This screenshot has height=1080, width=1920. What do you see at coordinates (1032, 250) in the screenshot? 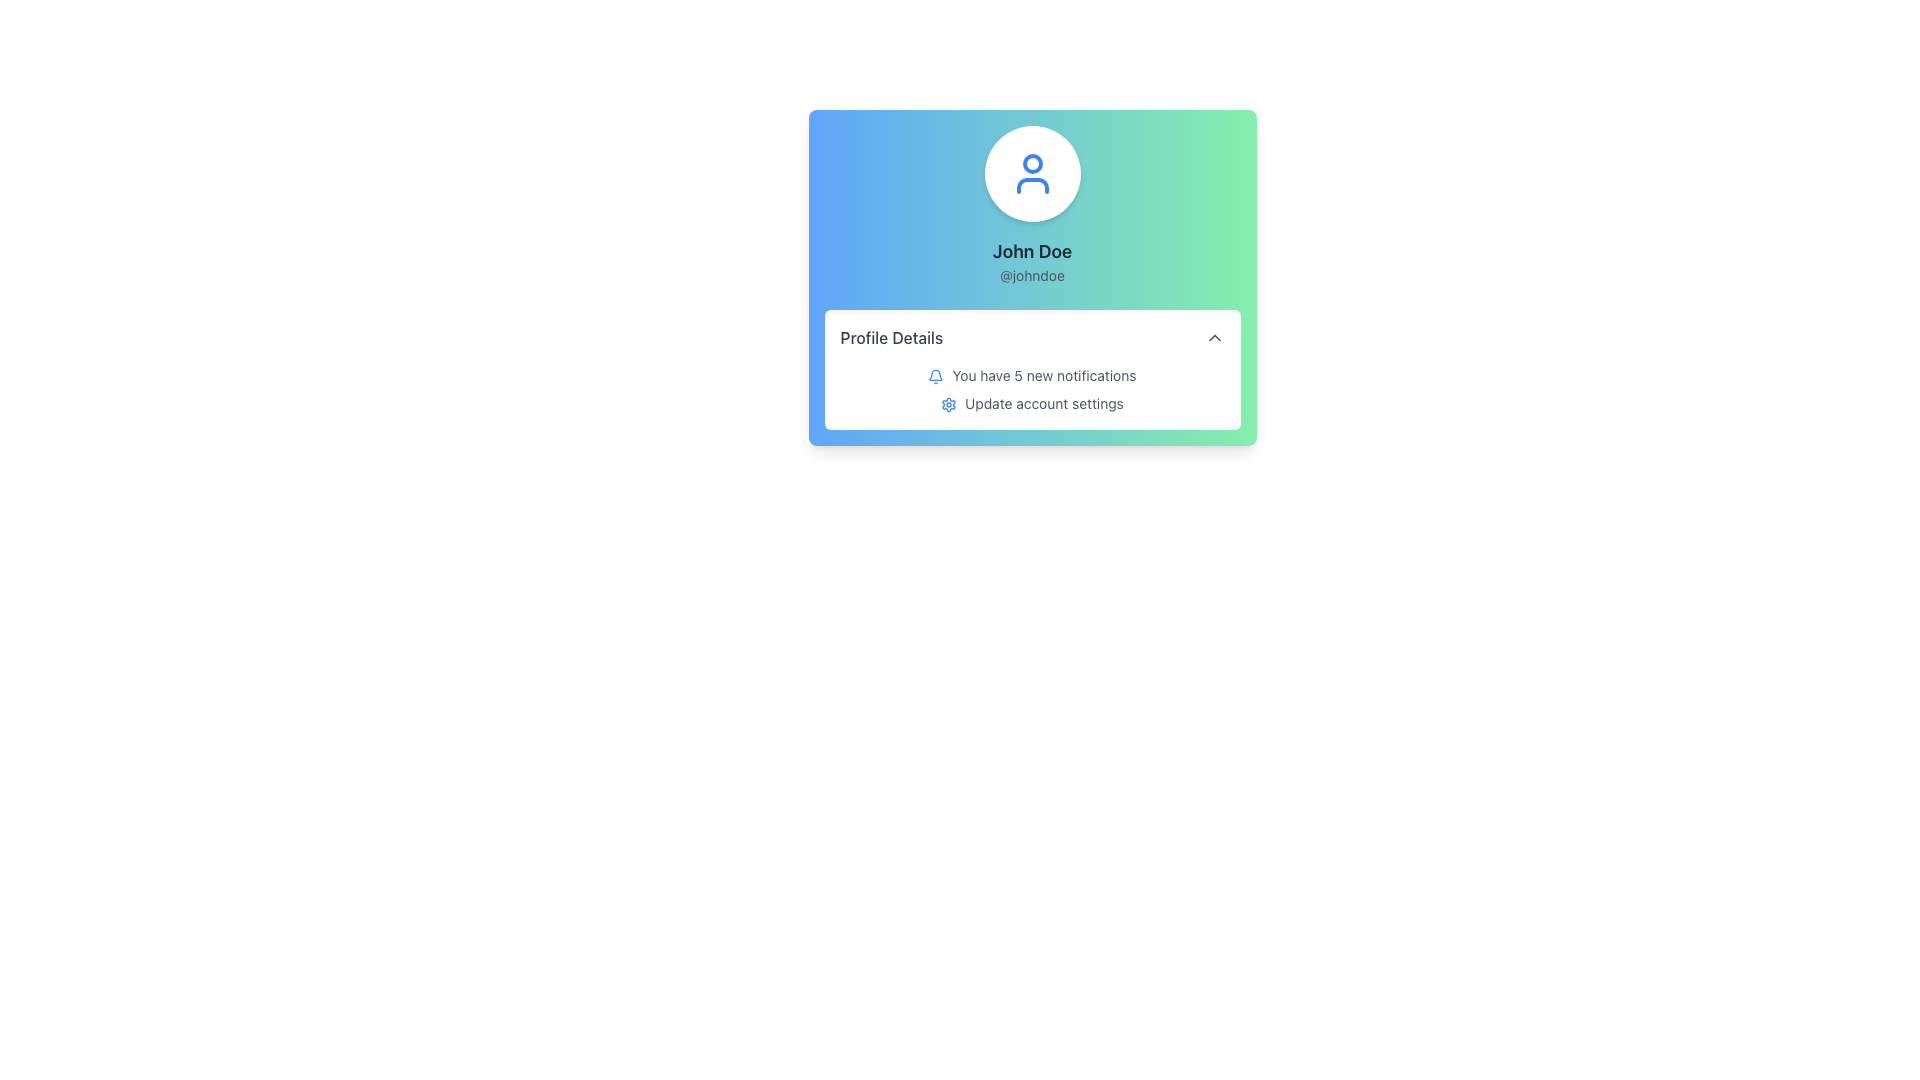
I see `the display name text for the user's profile, which is positioned above the username '@johndoe' and below the profile picture icon` at bounding box center [1032, 250].